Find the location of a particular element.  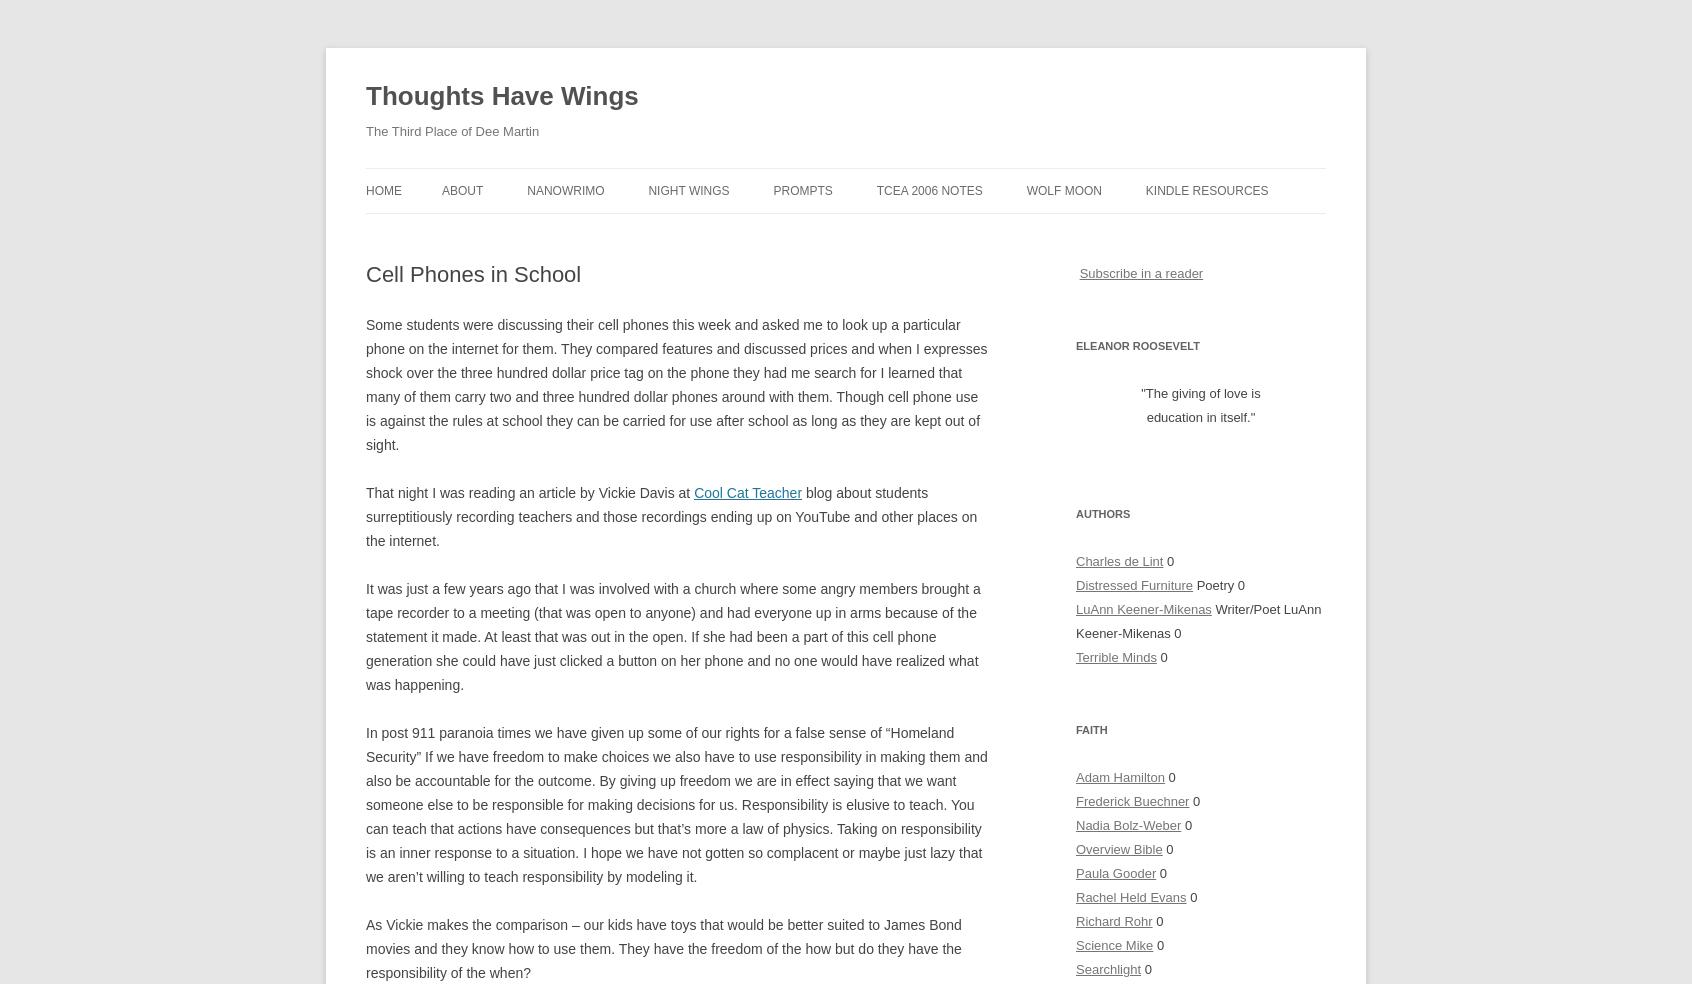

'As Vickie makes the comparison – our kids have toys that would be better suited to James Bond movies and they know how to use them. They have the freedom of the how but do they have the responsibility of the when?' is located at coordinates (663, 947).